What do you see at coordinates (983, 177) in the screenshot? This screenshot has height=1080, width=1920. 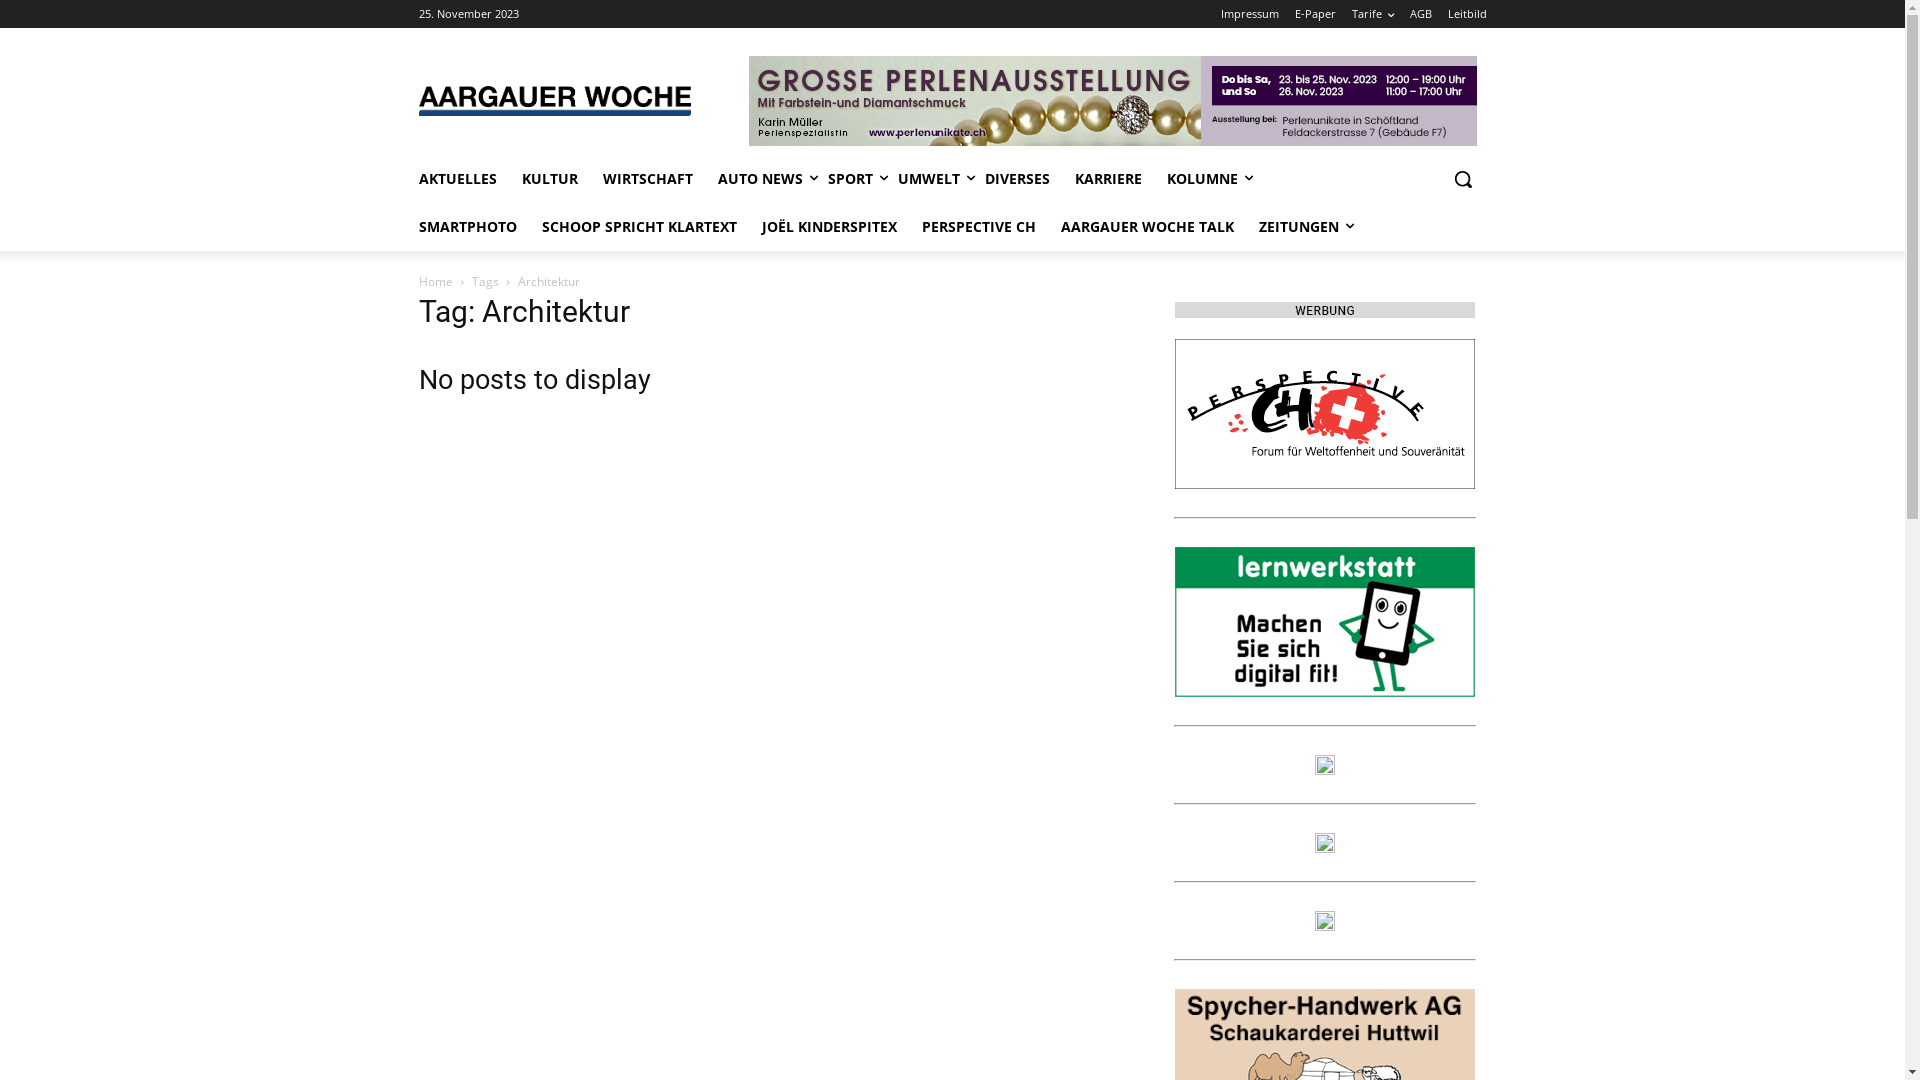 I see `'DIVERSES'` at bounding box center [983, 177].